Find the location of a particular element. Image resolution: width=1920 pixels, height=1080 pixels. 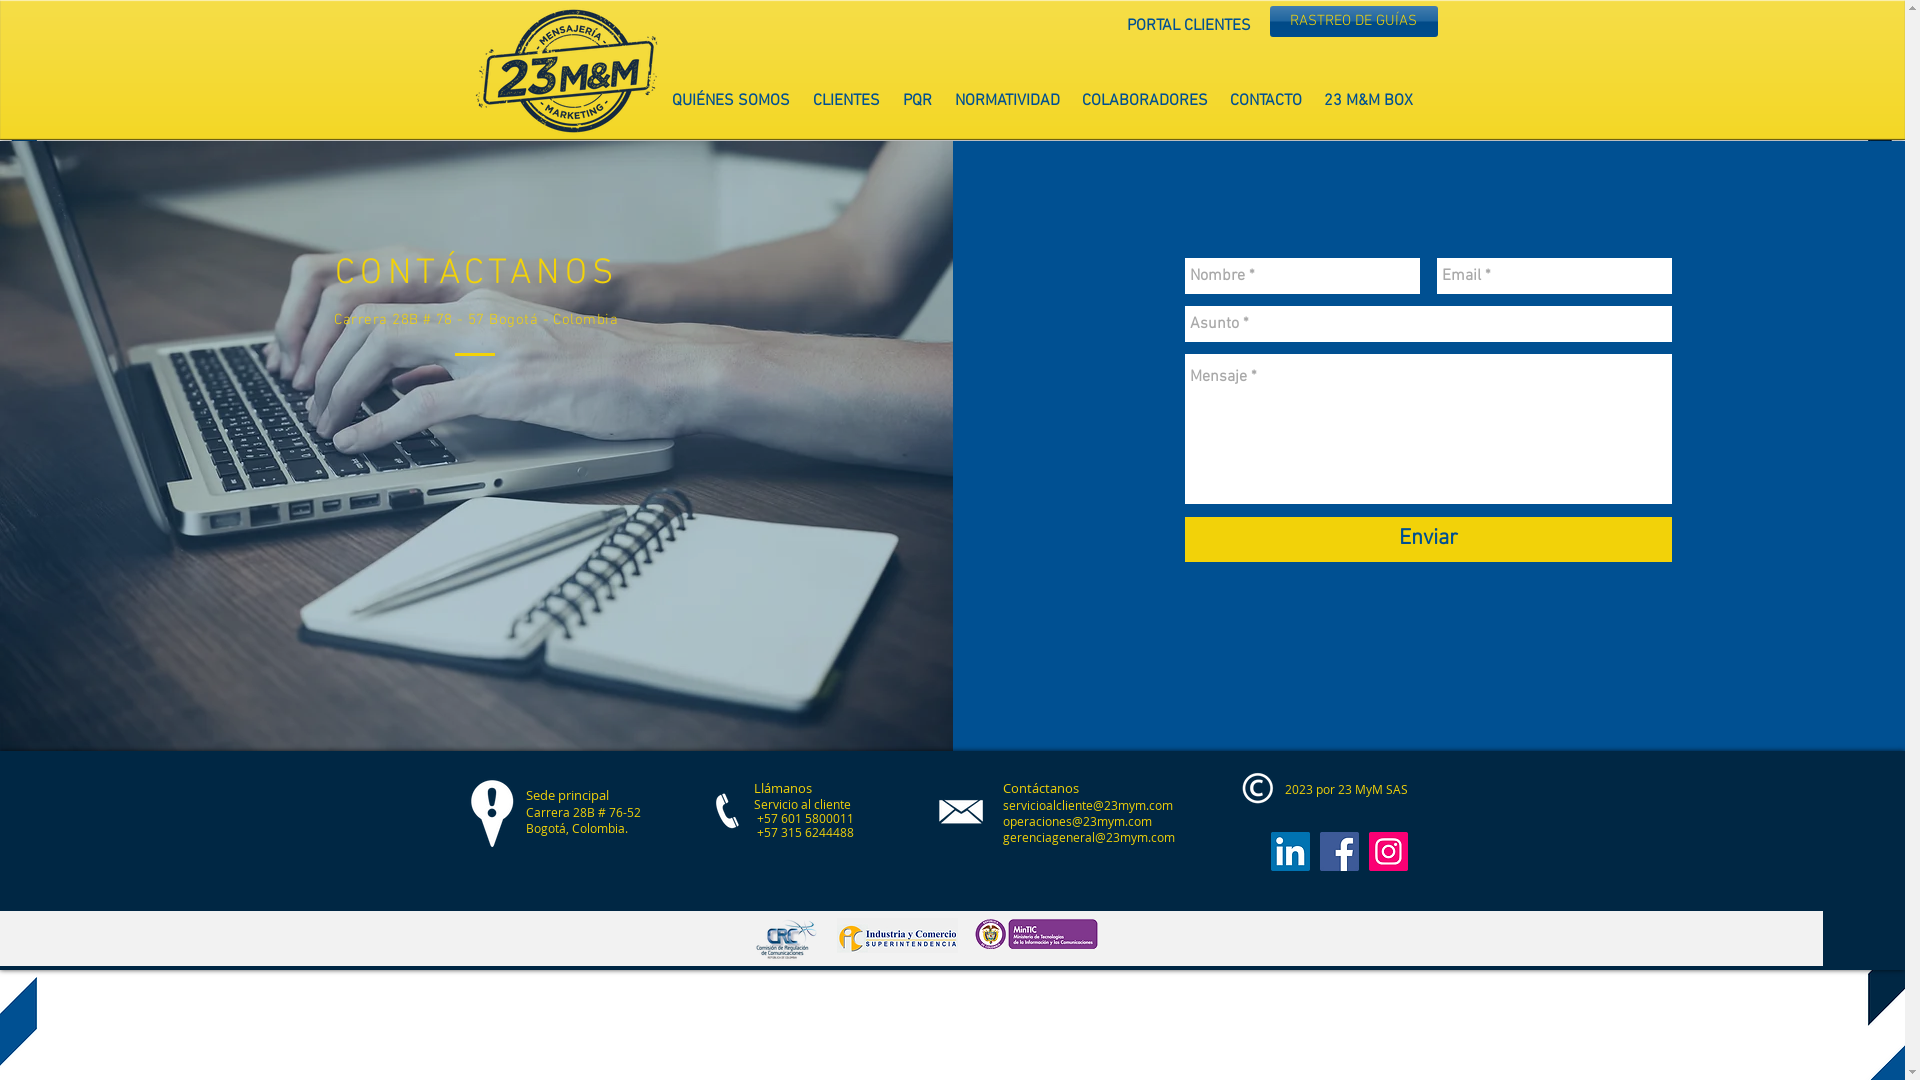

'Enviar' is located at coordinates (1427, 538).